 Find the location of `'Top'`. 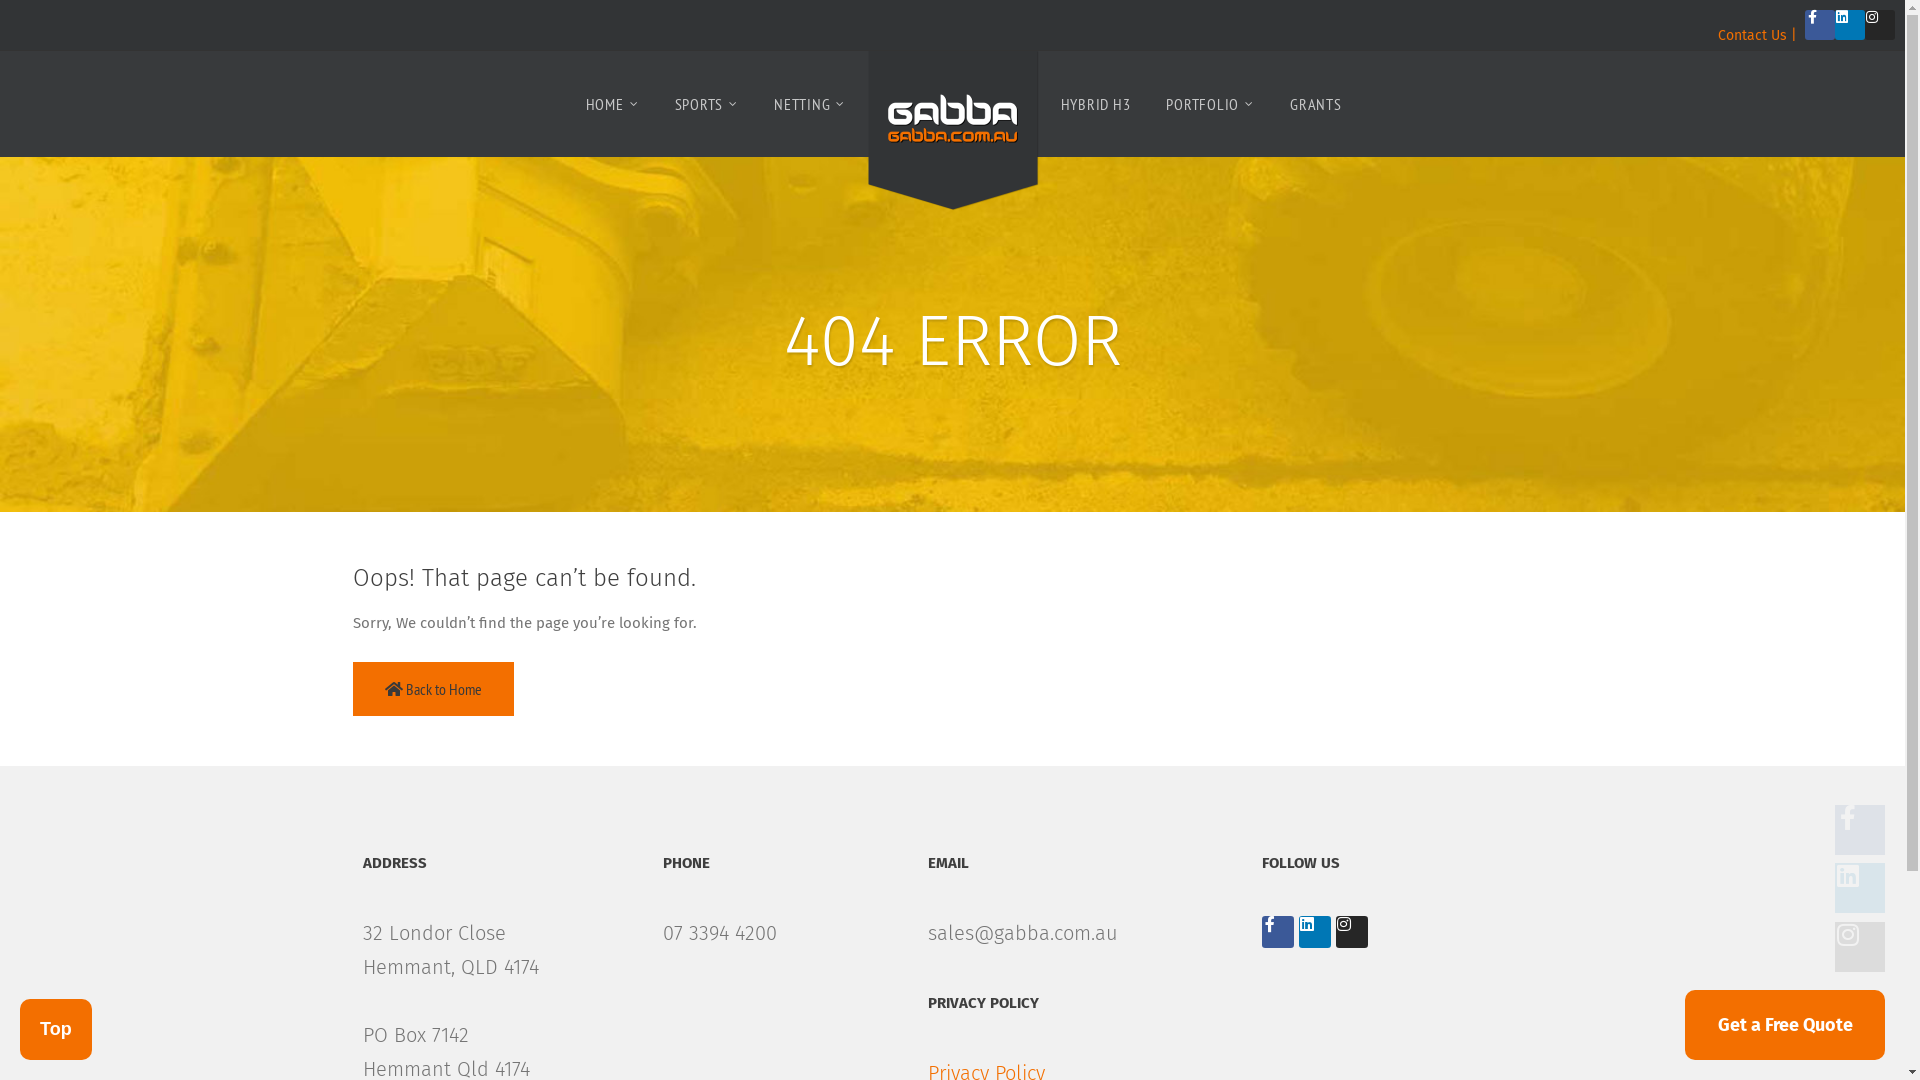

'Top' is located at coordinates (56, 1029).